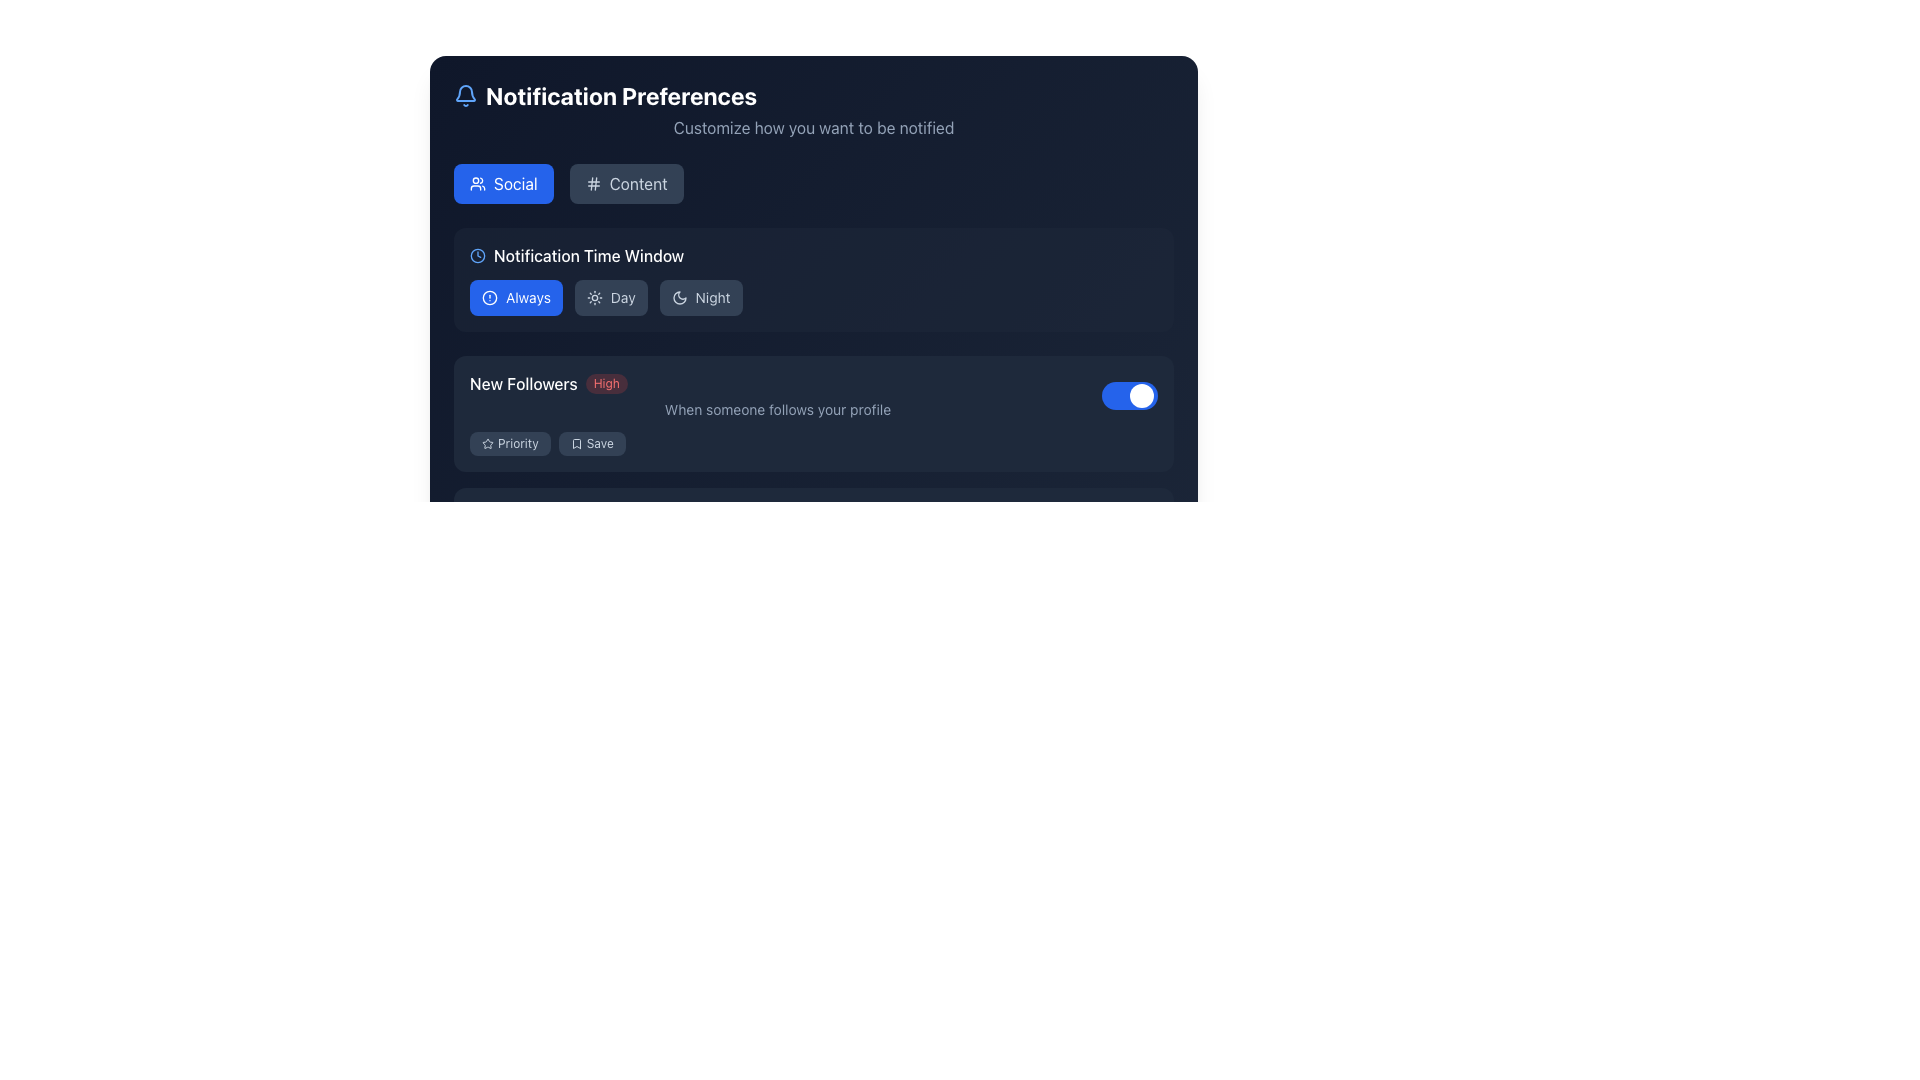 The image size is (1920, 1080). I want to click on the decorative icon next to the 'Social' button in the Notification Preferences interface, so click(477, 184).